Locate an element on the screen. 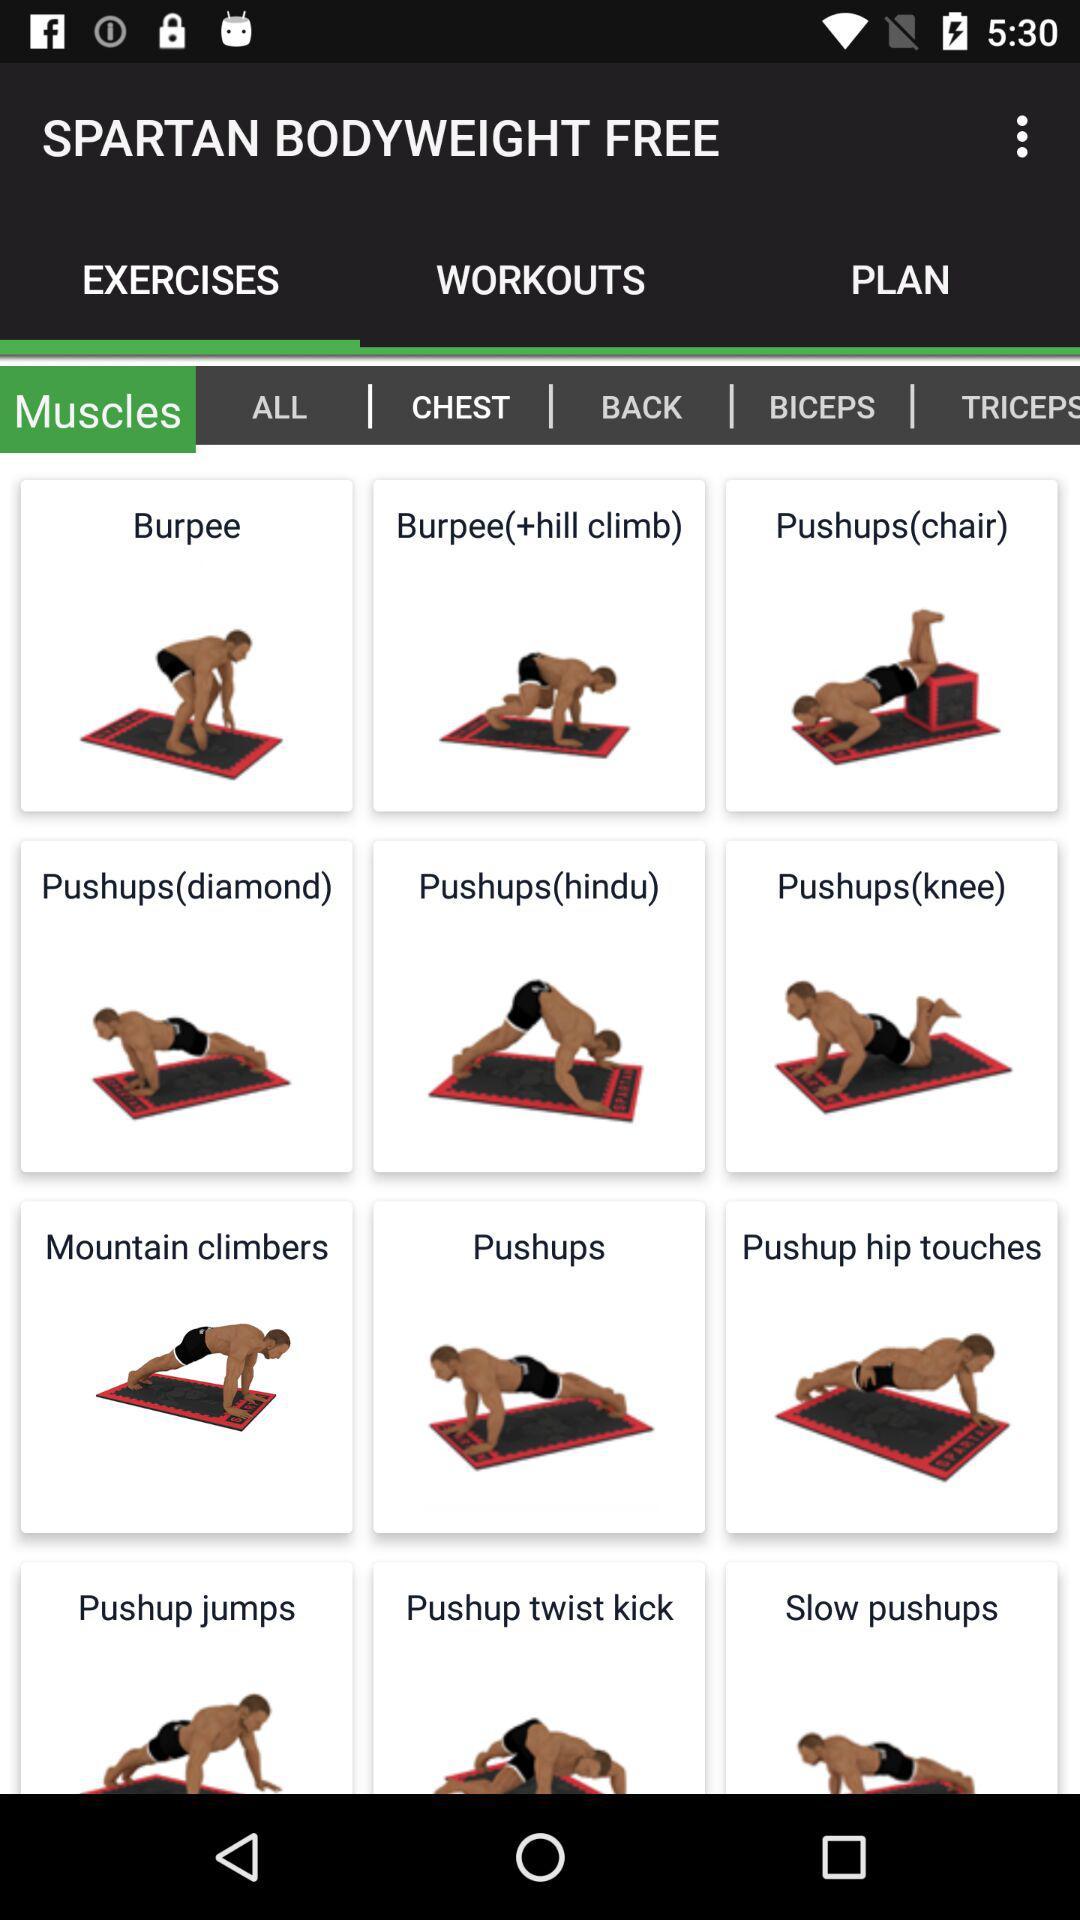 Image resolution: width=1080 pixels, height=1920 pixels. icon above the pushups(chair) is located at coordinates (1009, 404).